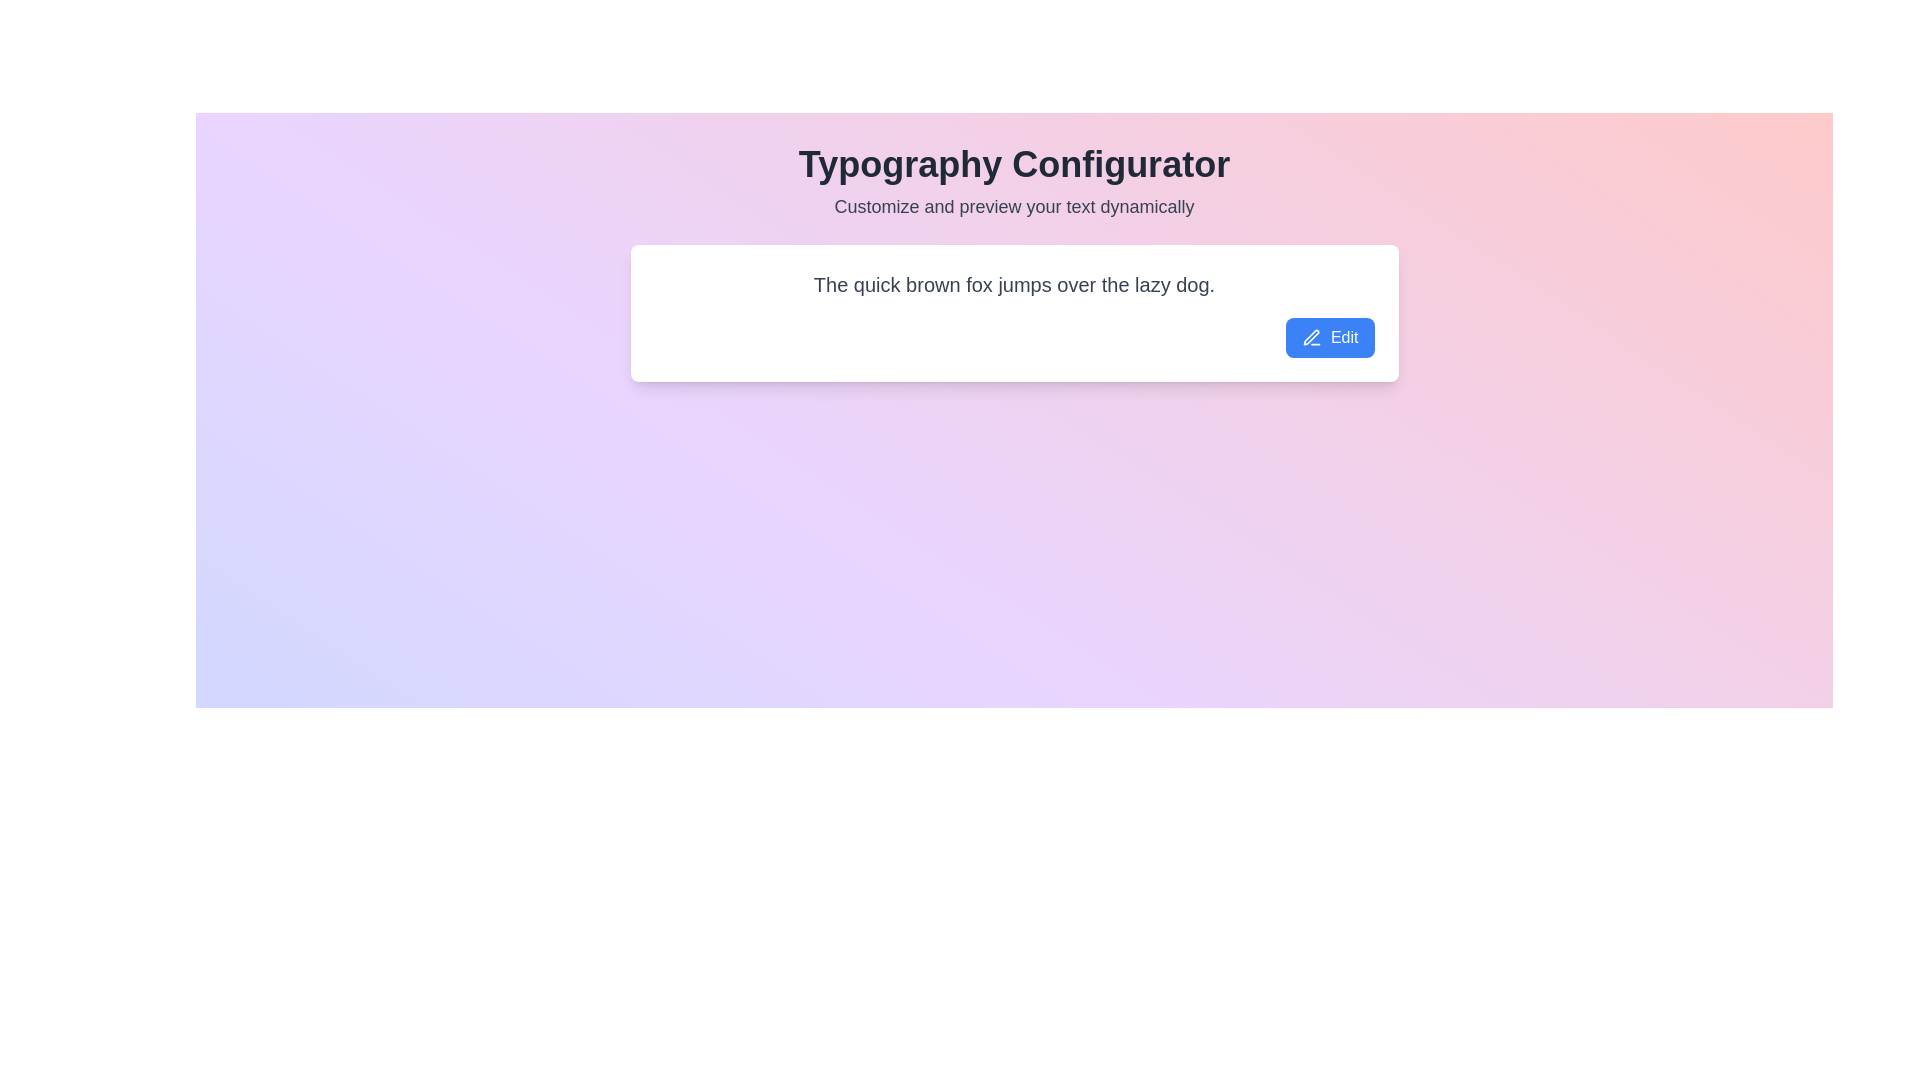  I want to click on the 'Edit' button, which has a blue background and white text with a pen icon, to observe the background color change, so click(1330, 336).